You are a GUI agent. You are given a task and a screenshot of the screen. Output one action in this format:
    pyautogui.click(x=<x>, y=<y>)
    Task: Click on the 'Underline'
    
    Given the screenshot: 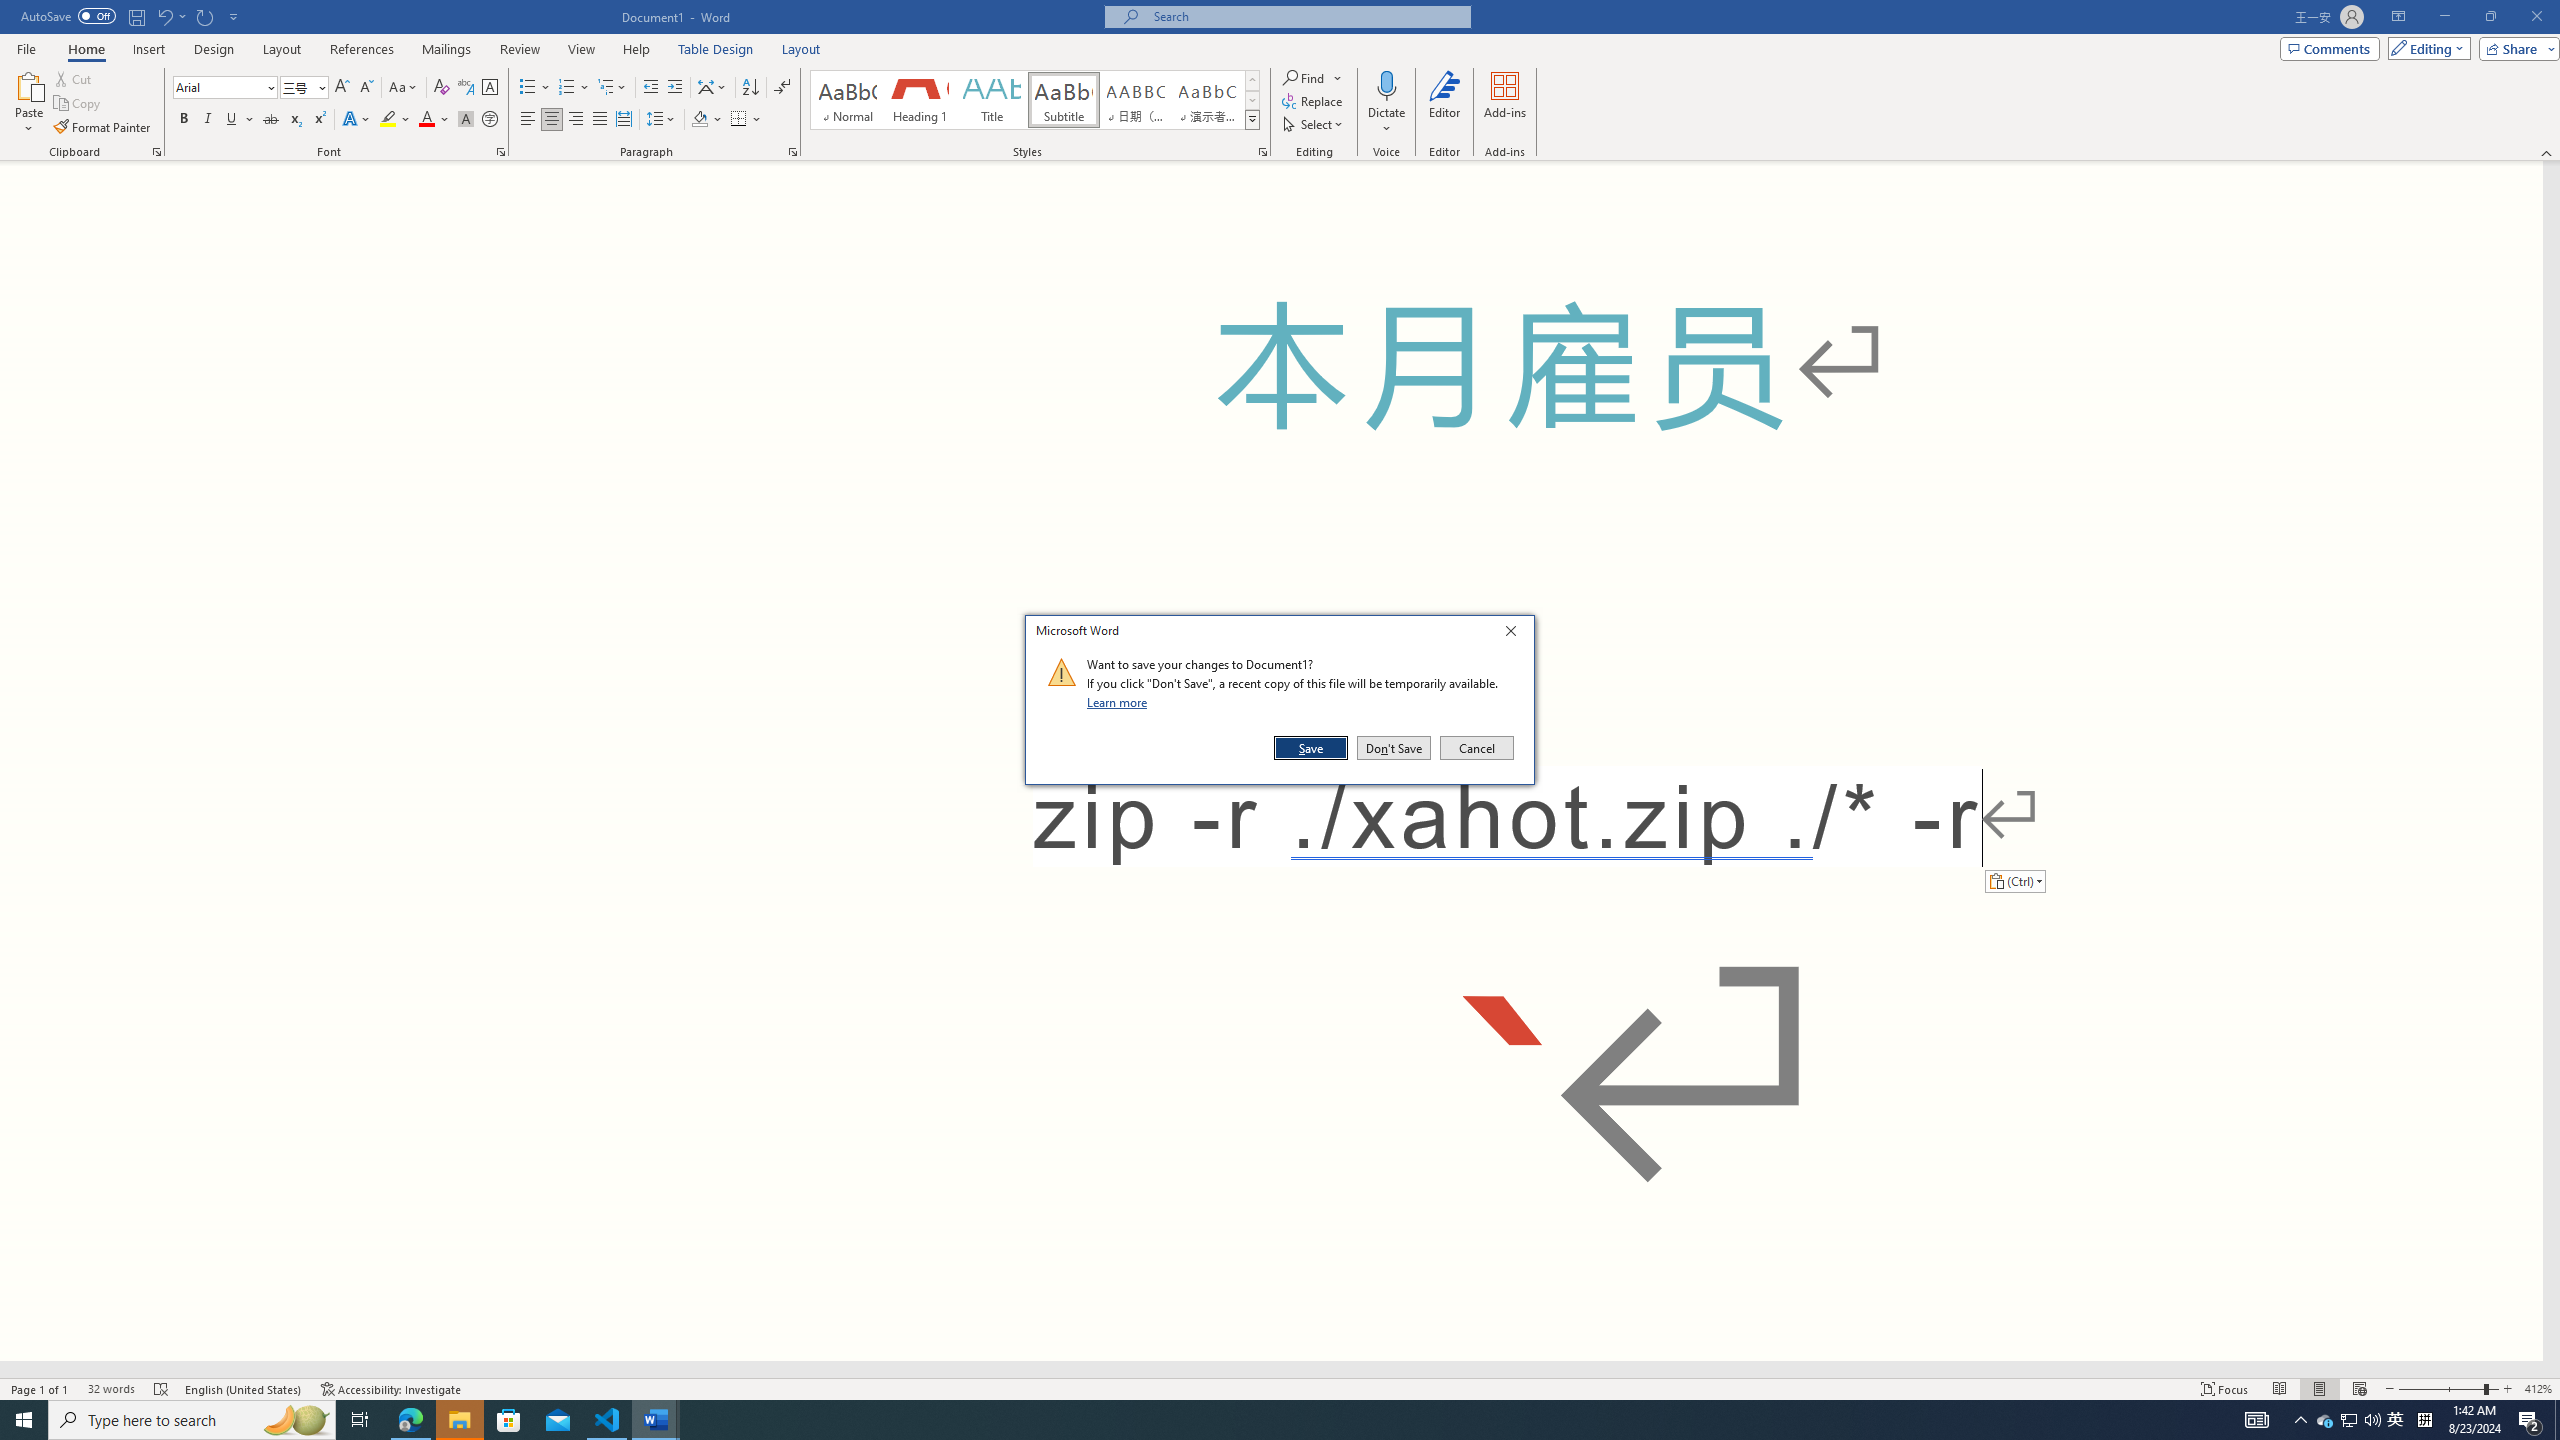 What is the action you would take?
    pyautogui.click(x=231, y=118)
    